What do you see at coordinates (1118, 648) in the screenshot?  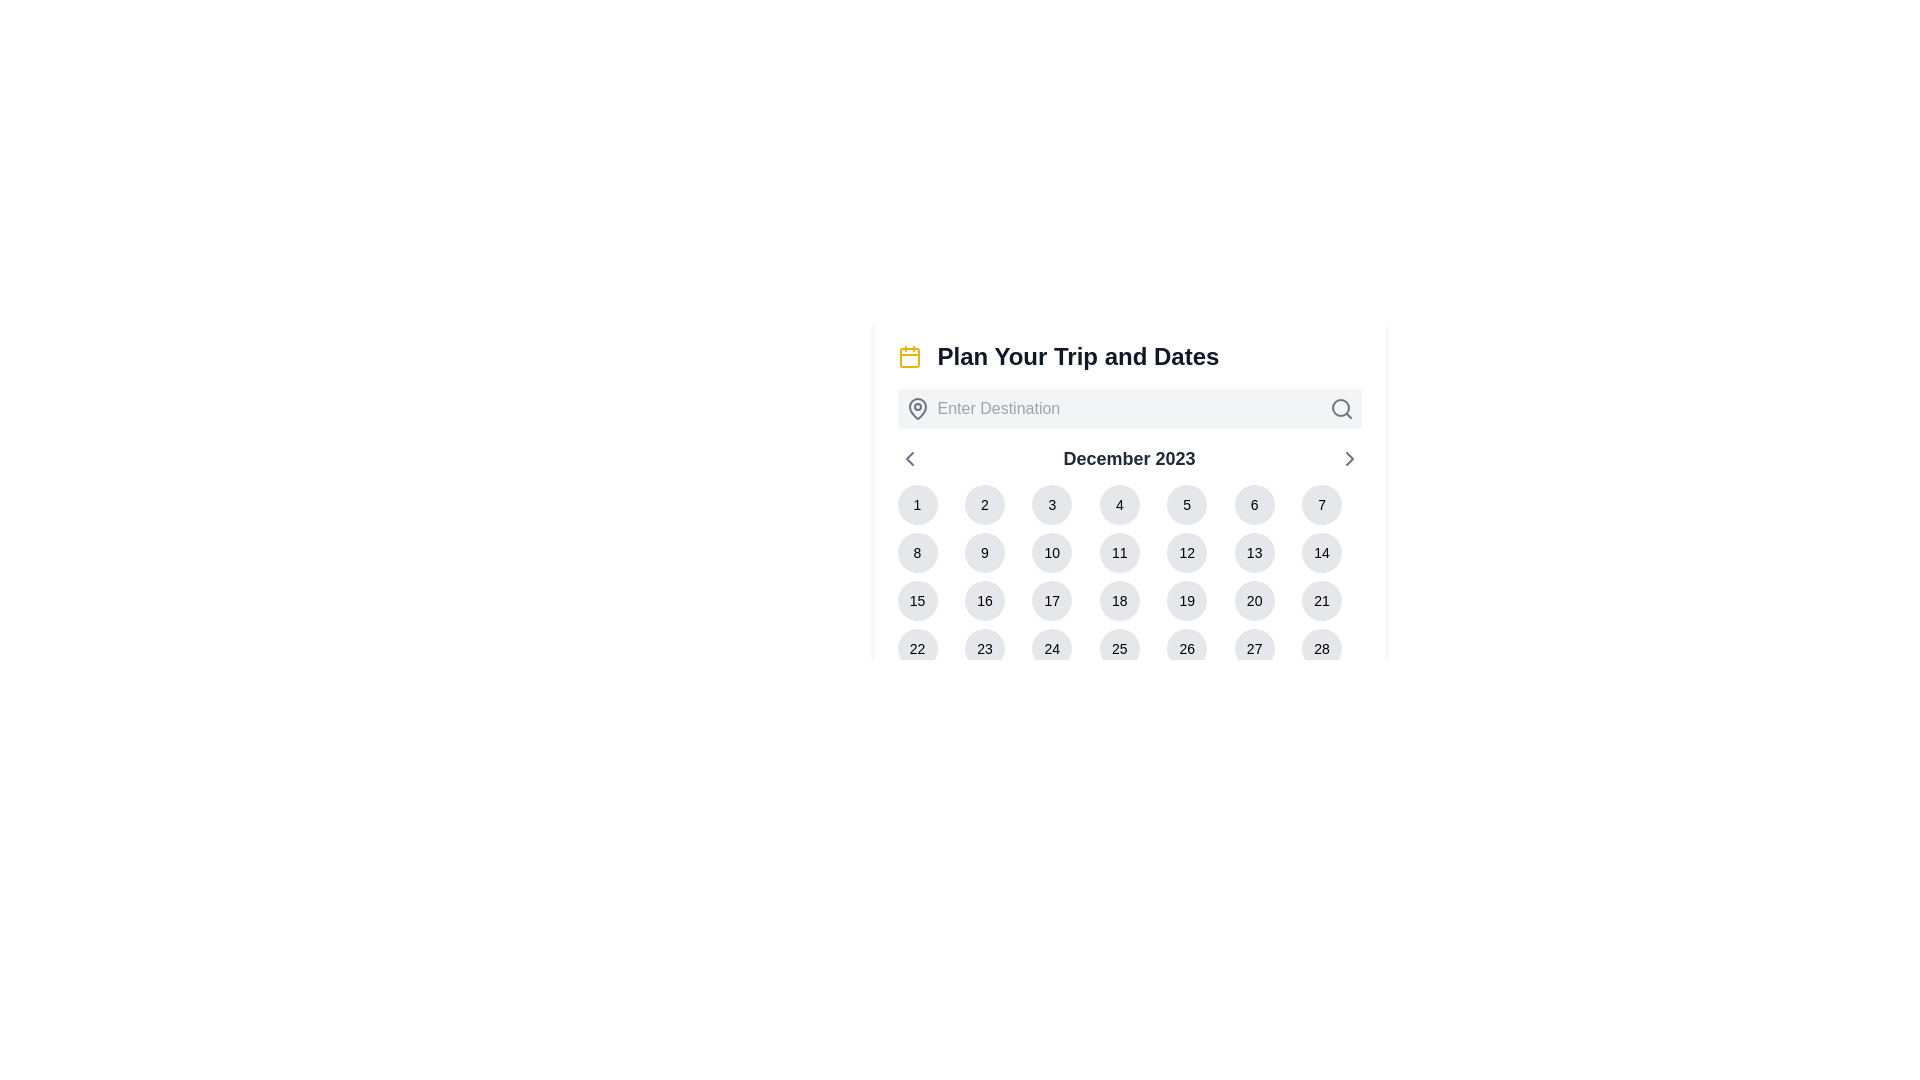 I see `the interactive date picker button located in the fourth row and fourth column of the grid` at bounding box center [1118, 648].